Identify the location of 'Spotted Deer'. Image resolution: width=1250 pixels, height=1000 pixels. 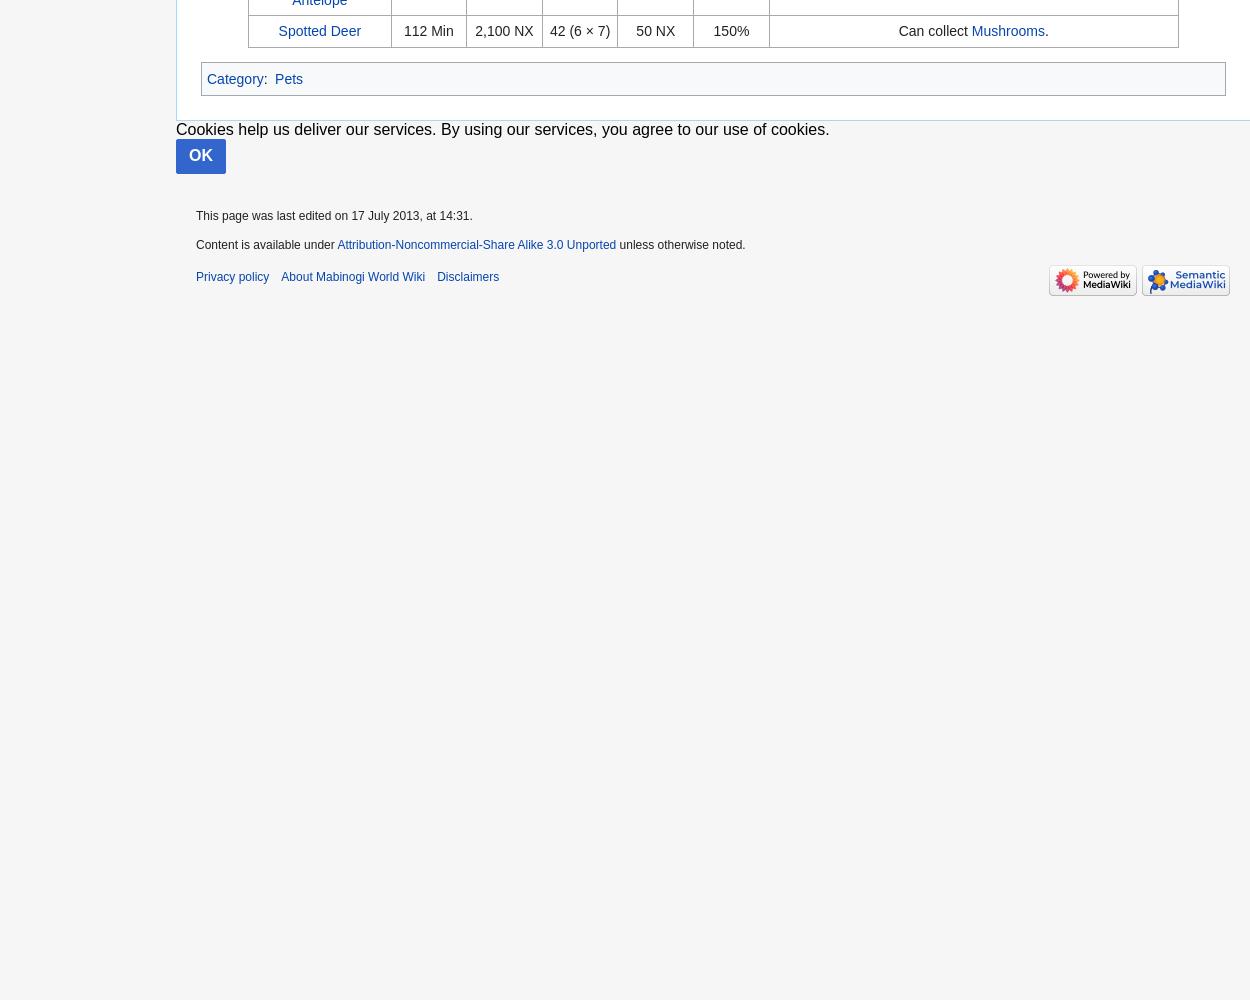
(278, 31).